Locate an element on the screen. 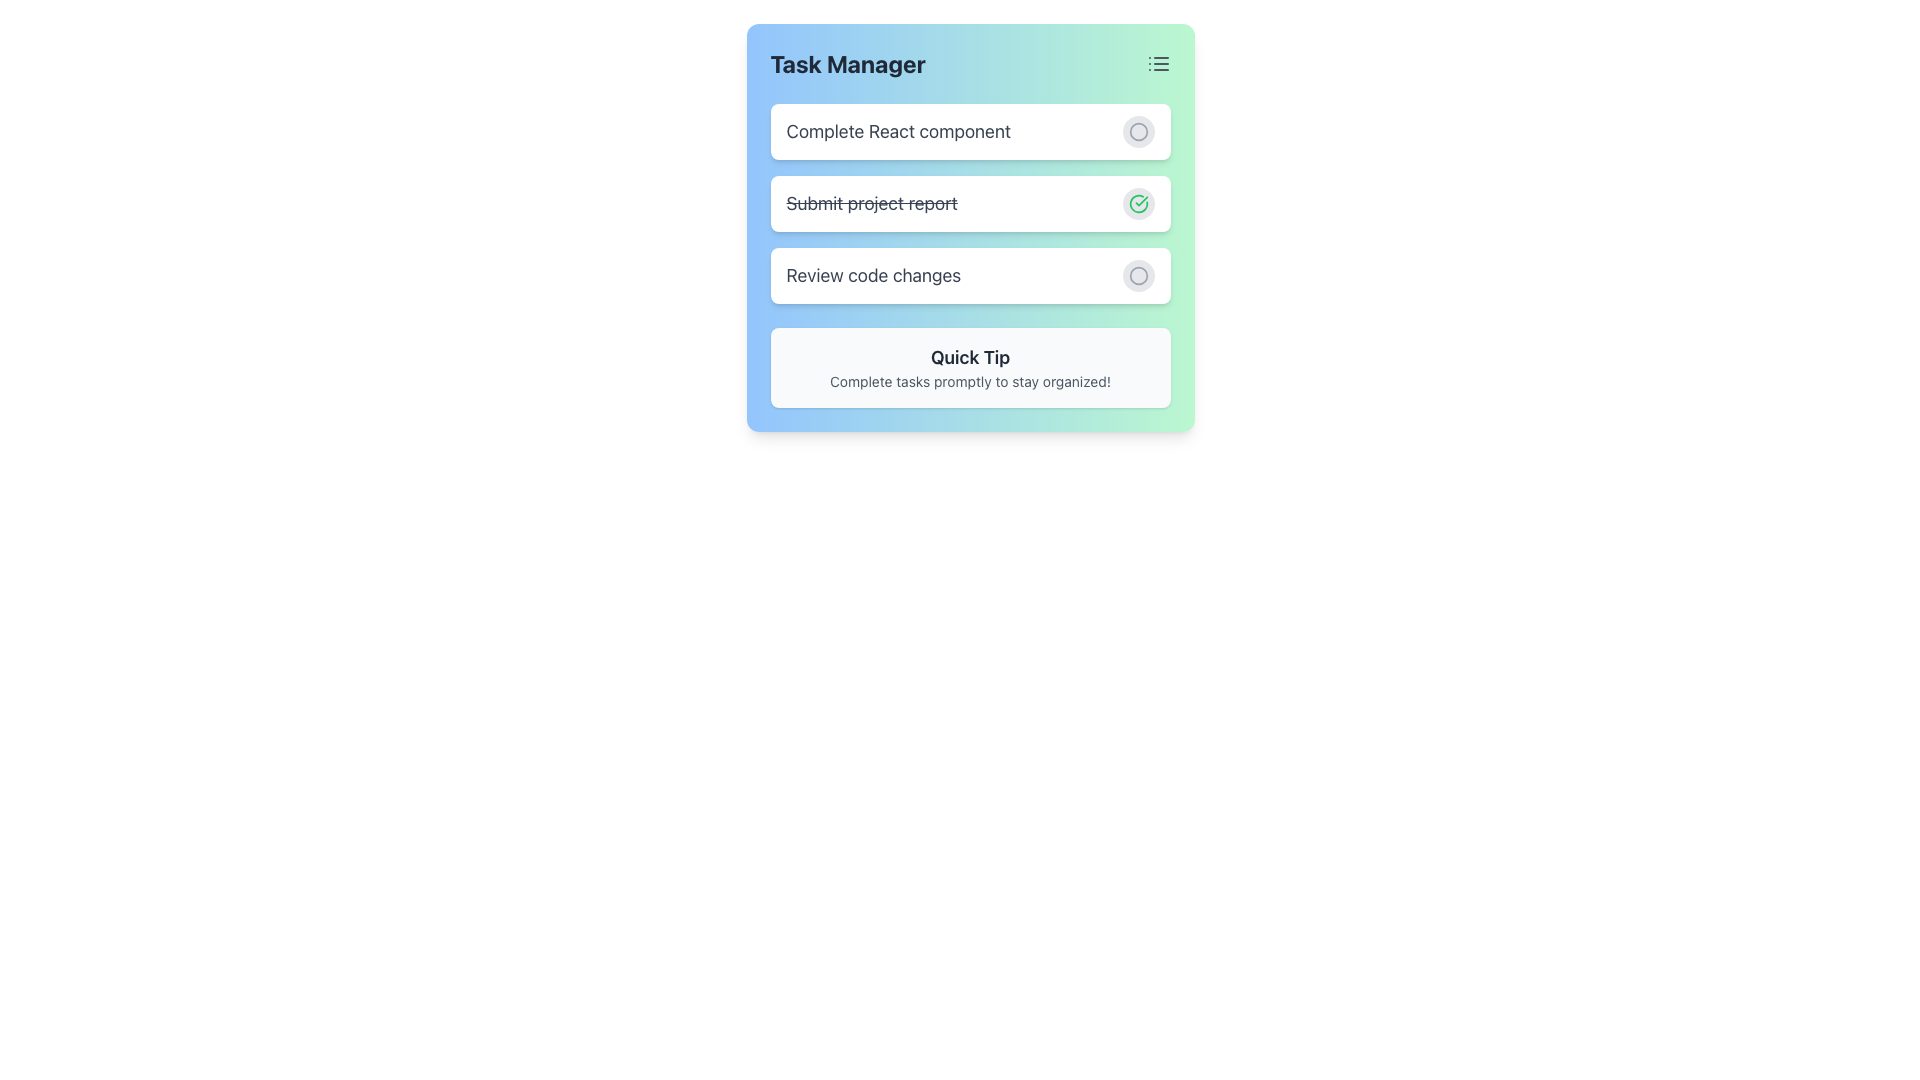 The image size is (1920, 1080). the circular gray outlined icon representing an unchecked state is located at coordinates (1138, 131).